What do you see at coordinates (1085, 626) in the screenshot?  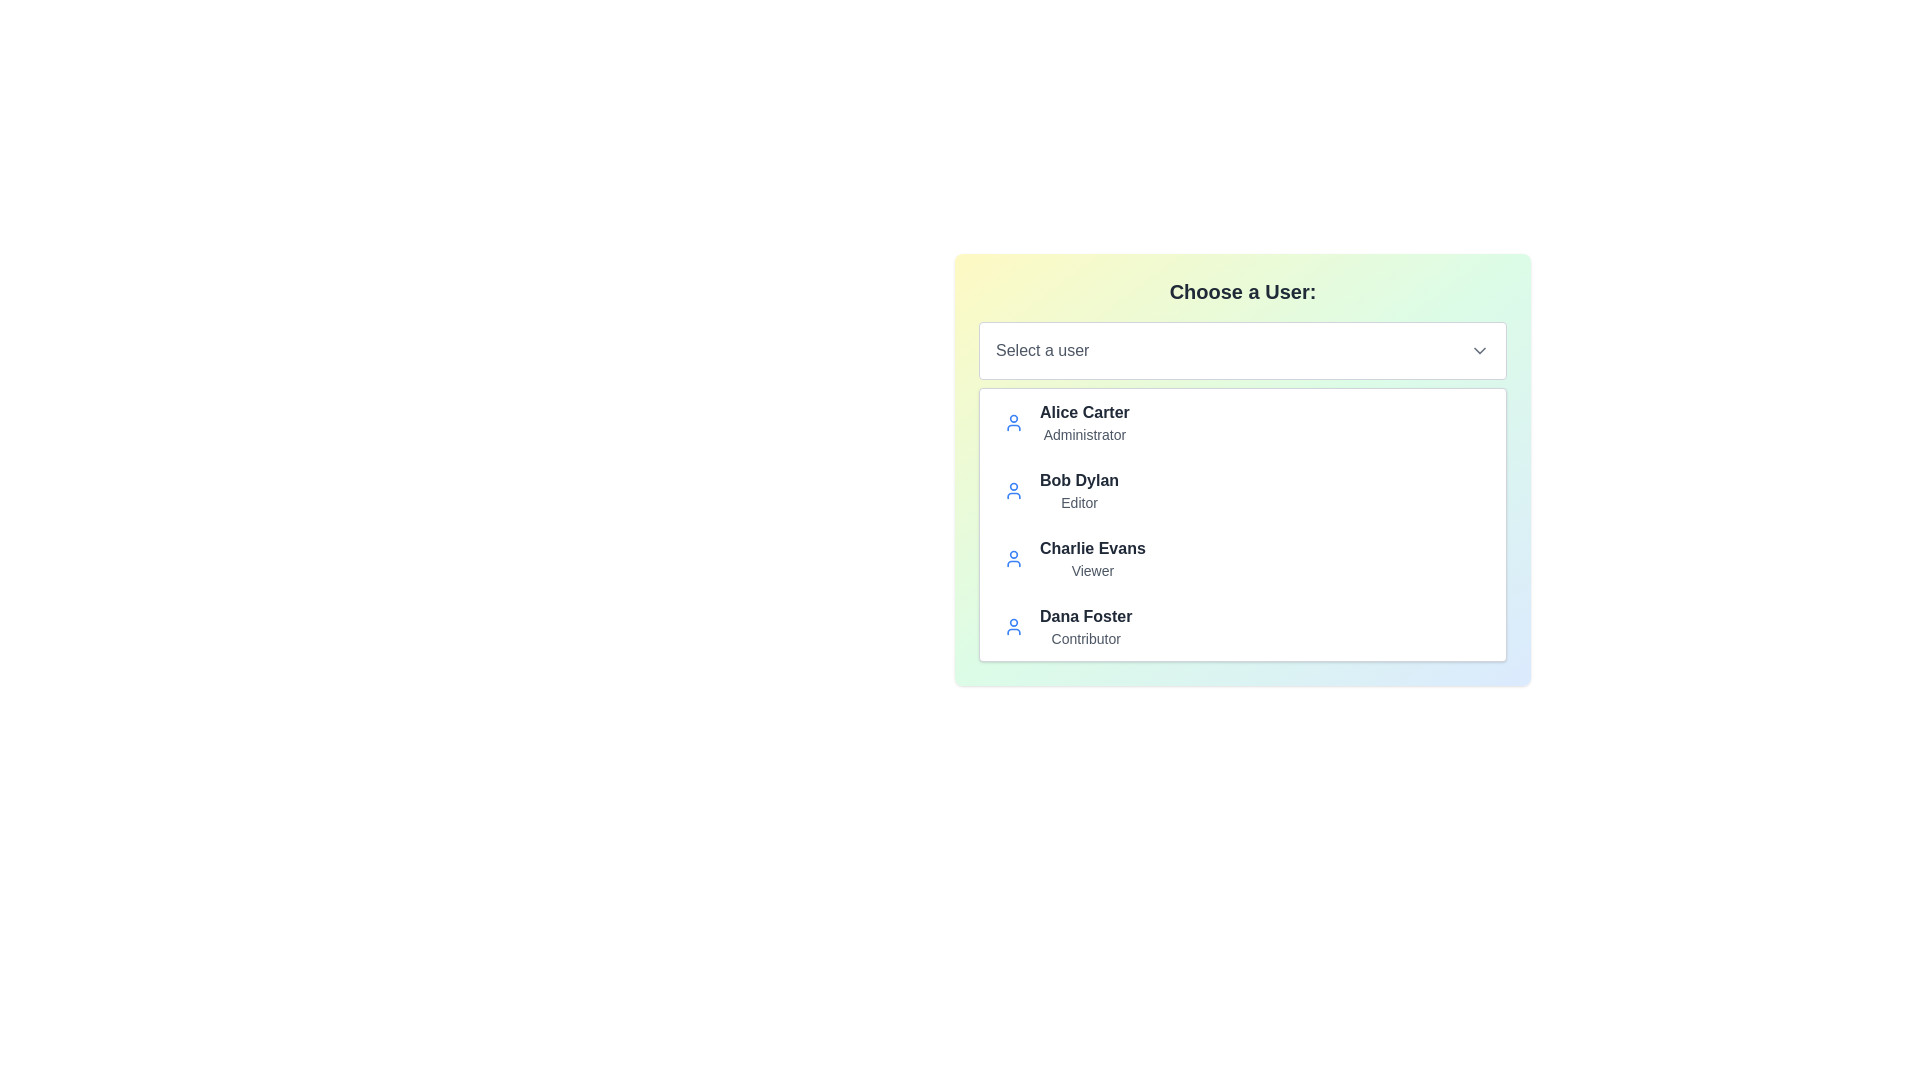 I see `the 'Dana Foster' and 'Contributor' text label pair` at bounding box center [1085, 626].